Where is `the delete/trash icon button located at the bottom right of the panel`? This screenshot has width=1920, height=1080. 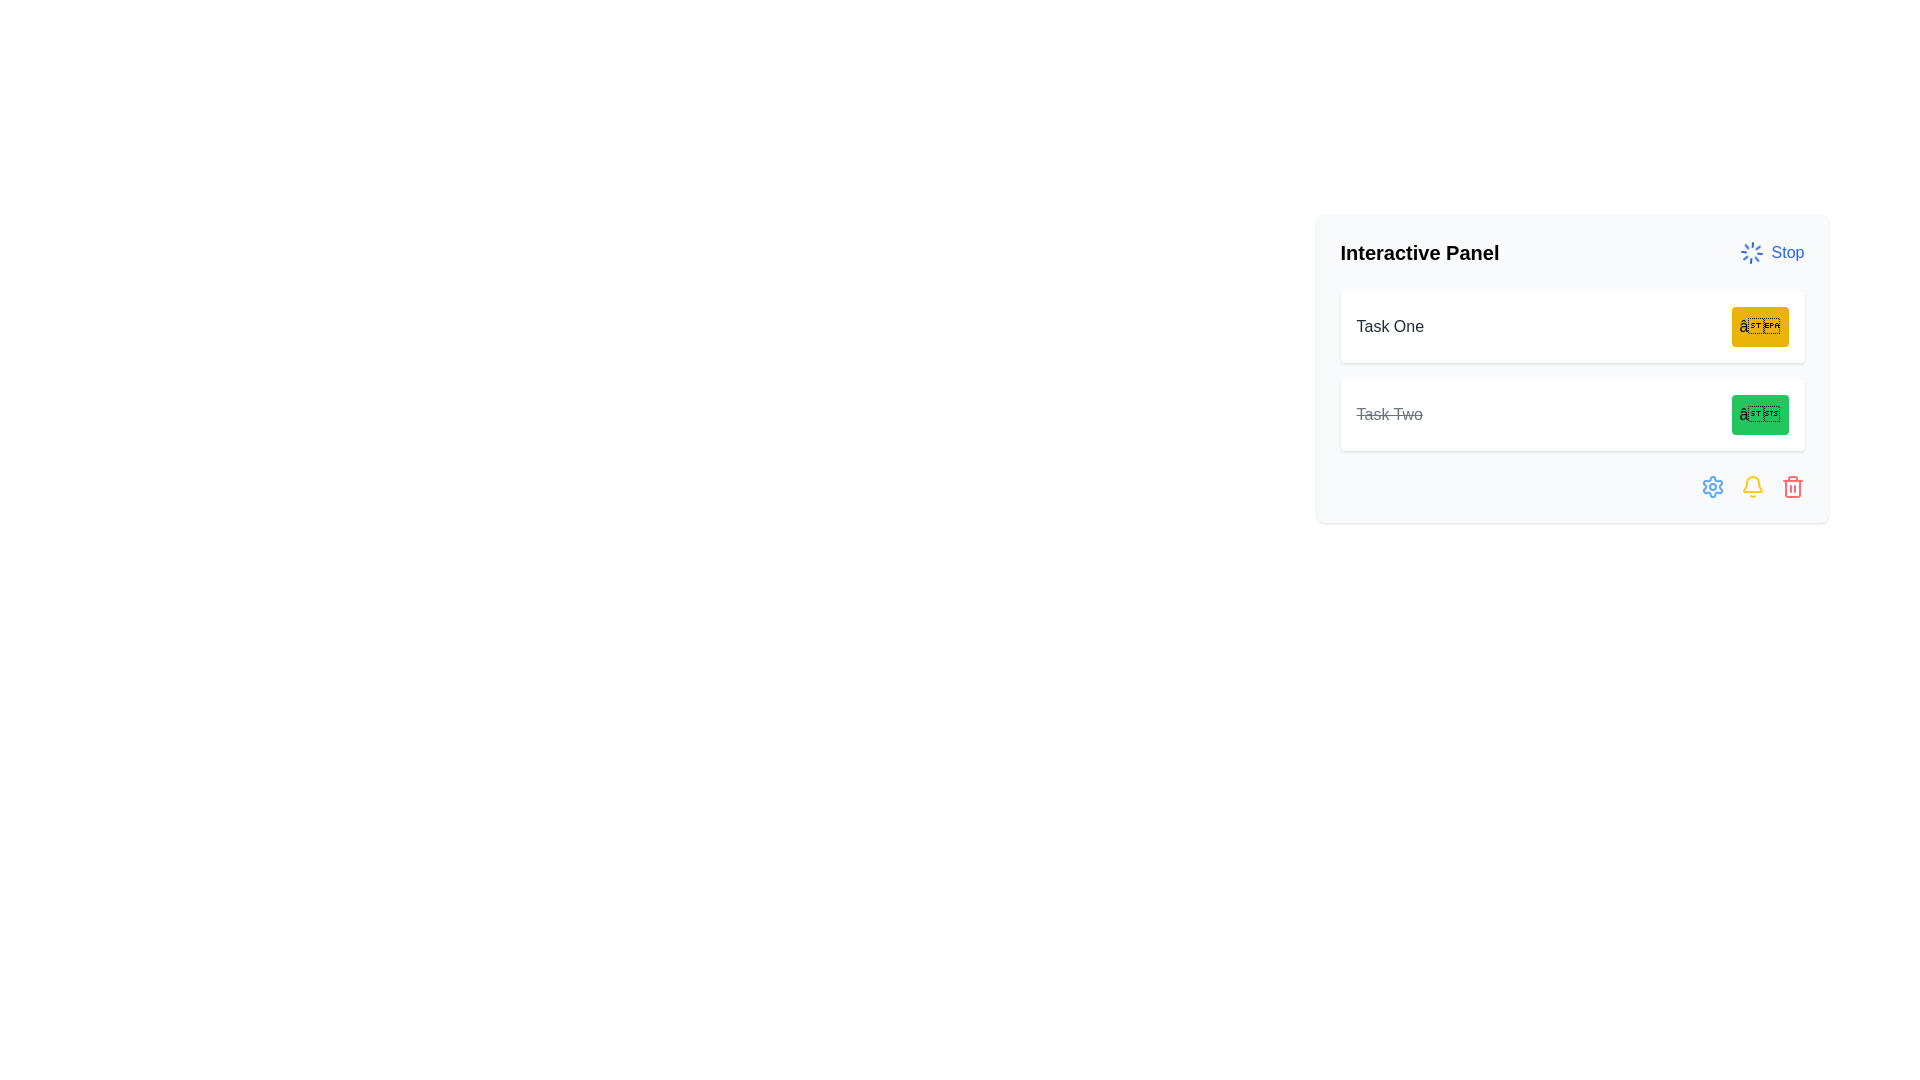 the delete/trash icon button located at the bottom right of the panel is located at coordinates (1792, 486).